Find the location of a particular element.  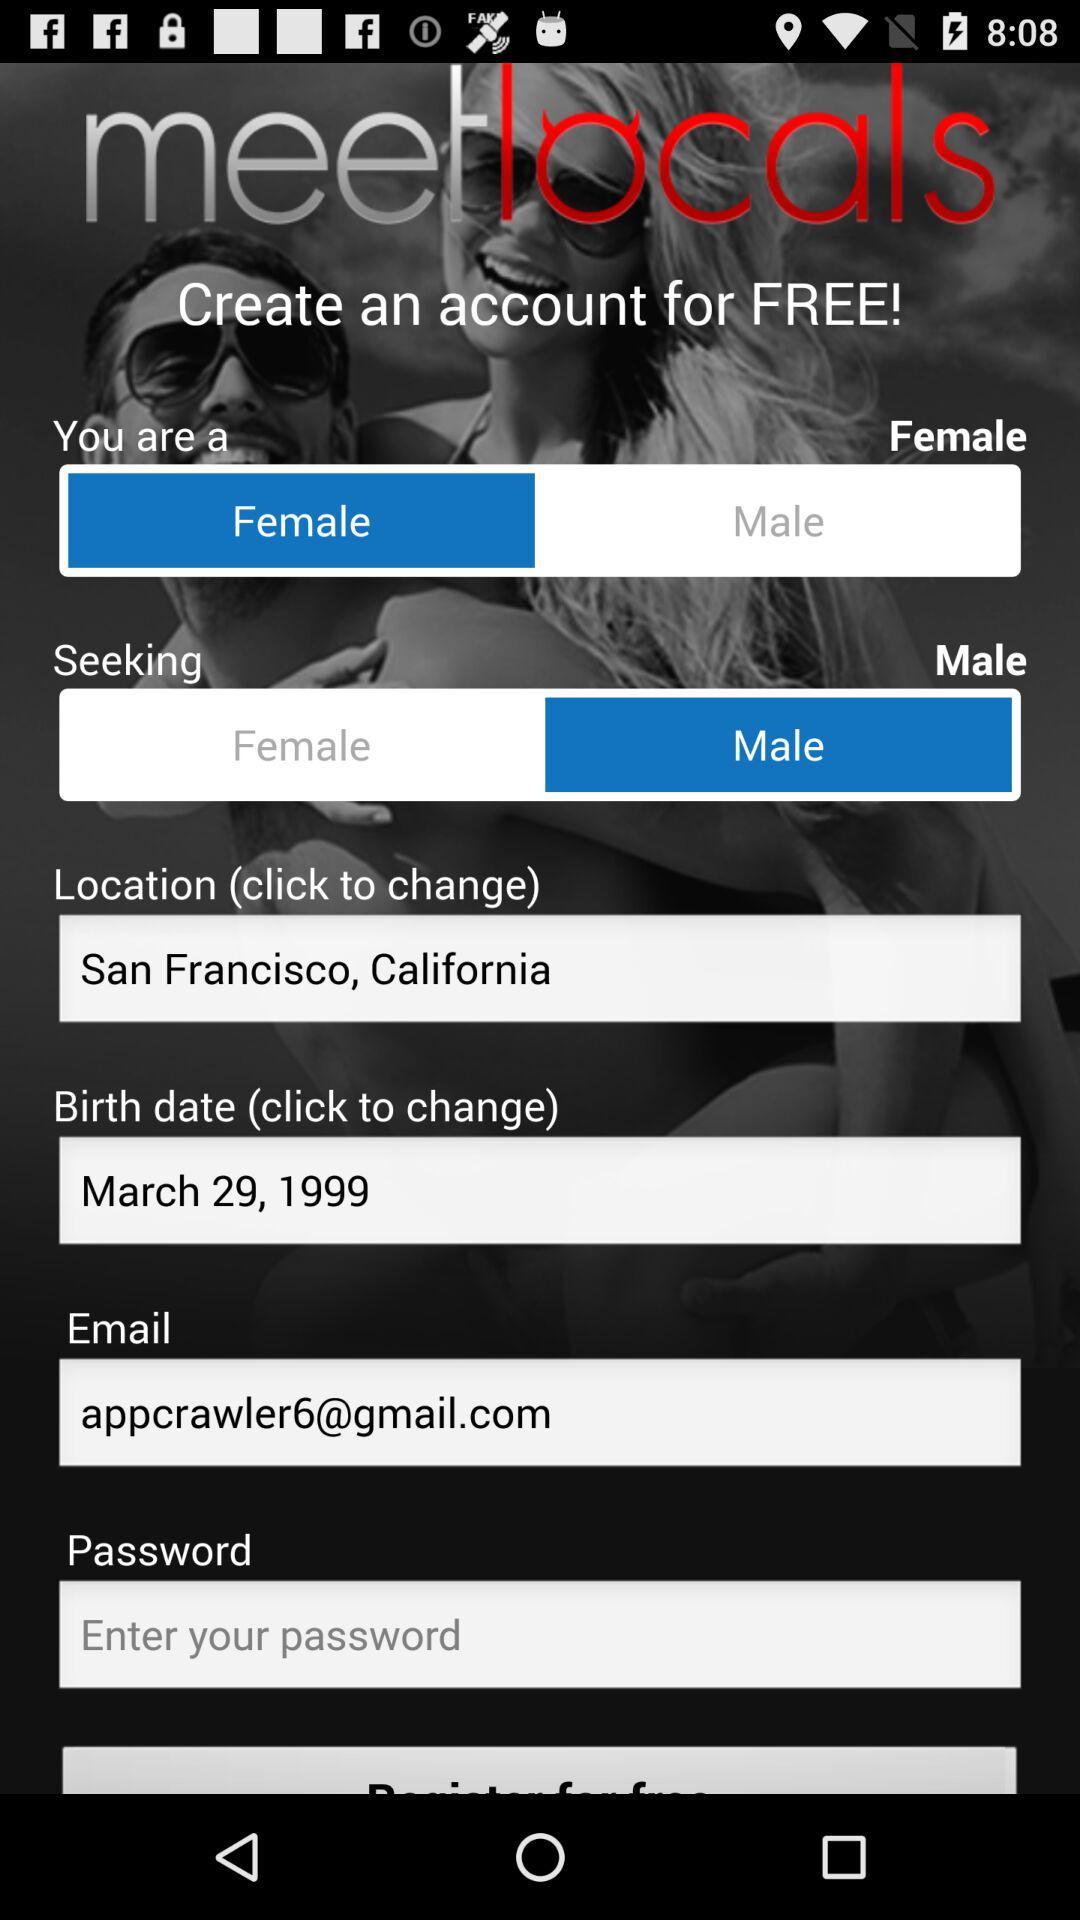

birth date is located at coordinates (540, 1196).